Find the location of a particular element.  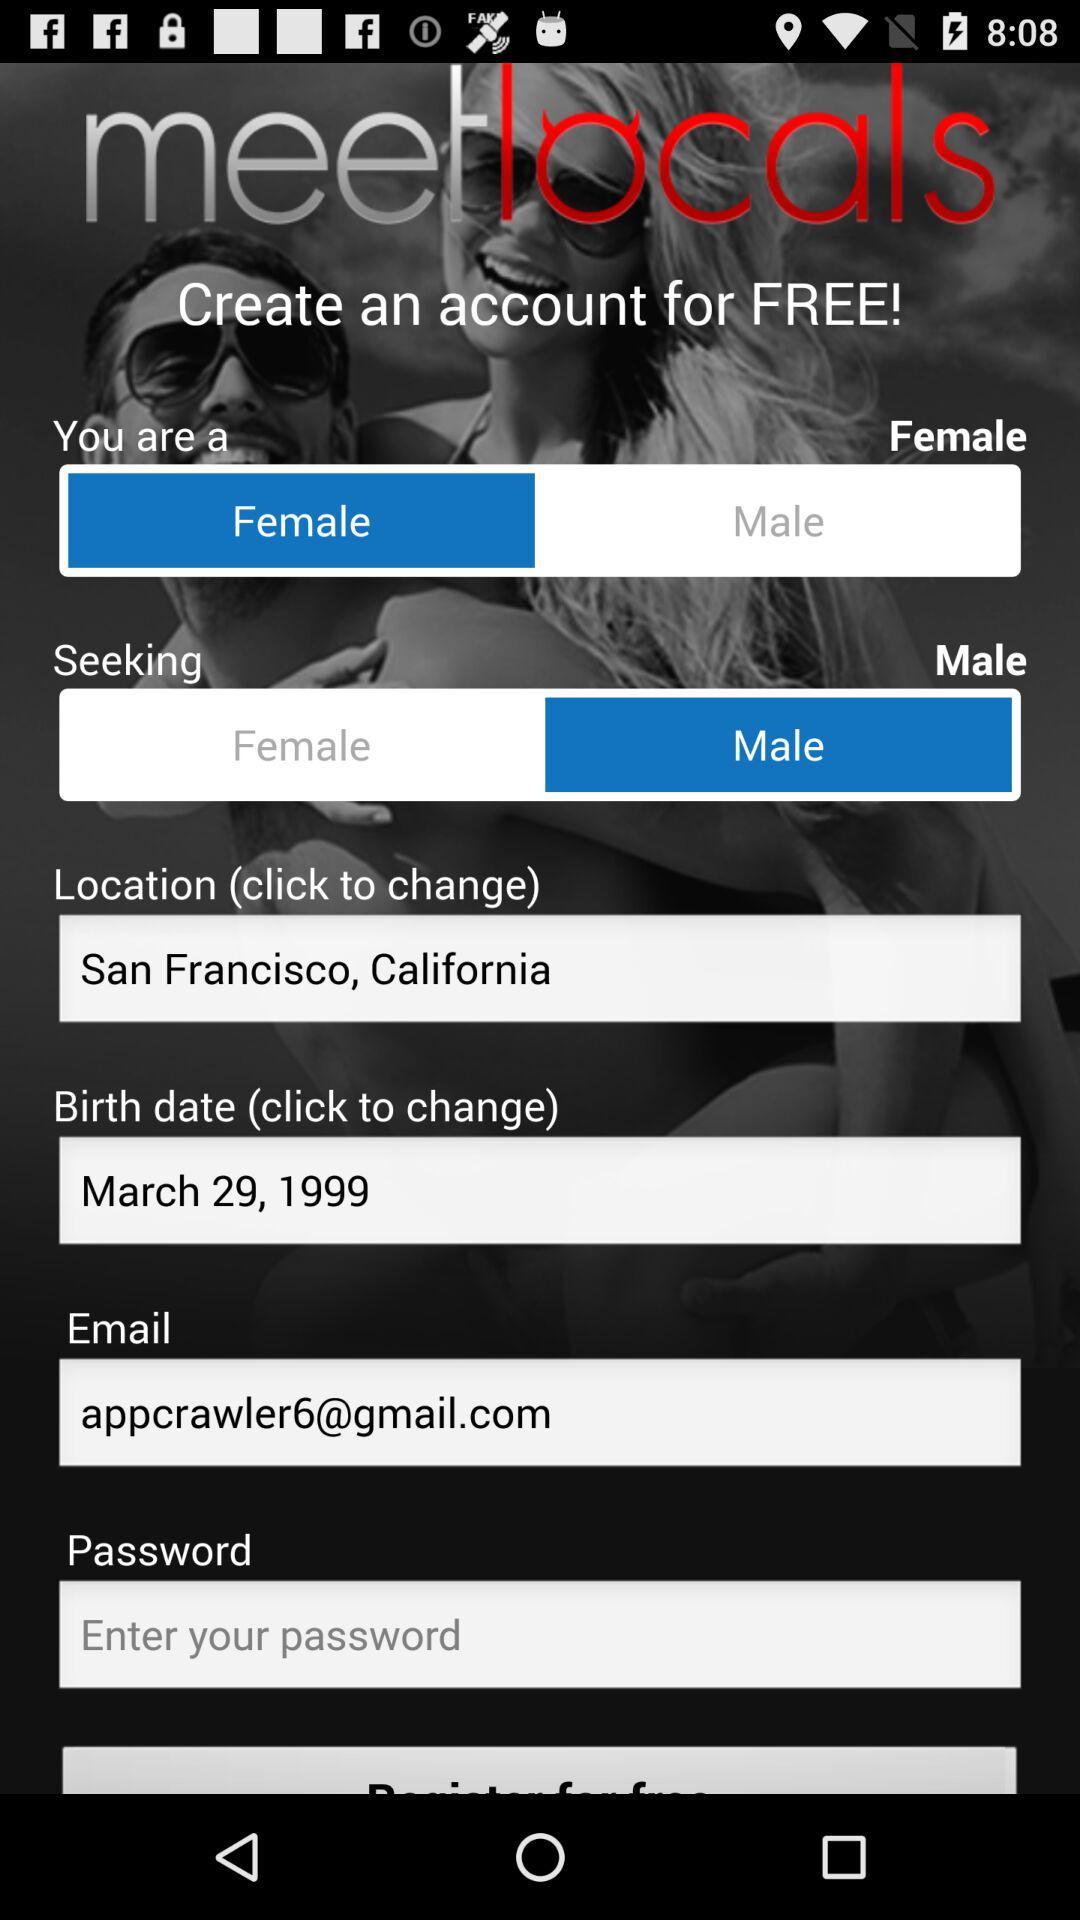

birth date is located at coordinates (540, 1196).